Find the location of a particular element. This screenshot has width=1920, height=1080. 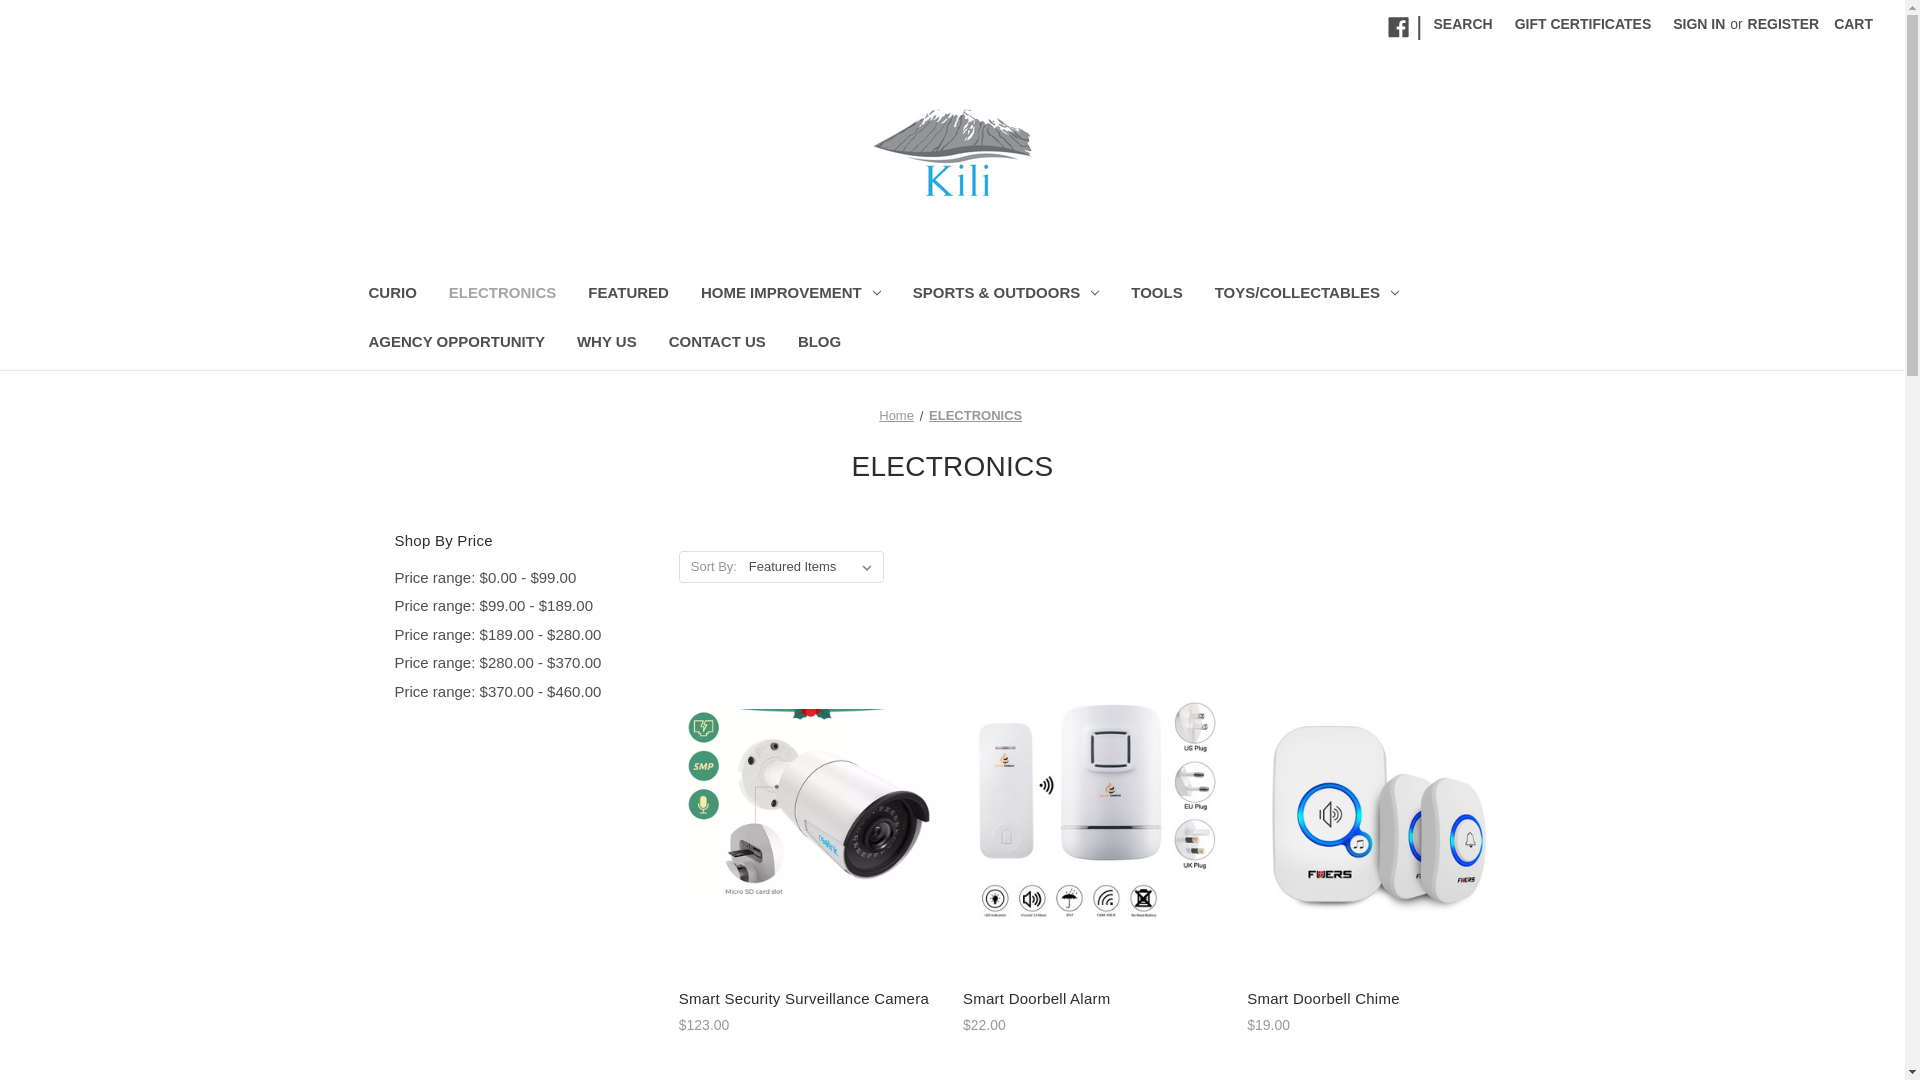

'Price range: $280.00 - $370.00' is located at coordinates (393, 663).